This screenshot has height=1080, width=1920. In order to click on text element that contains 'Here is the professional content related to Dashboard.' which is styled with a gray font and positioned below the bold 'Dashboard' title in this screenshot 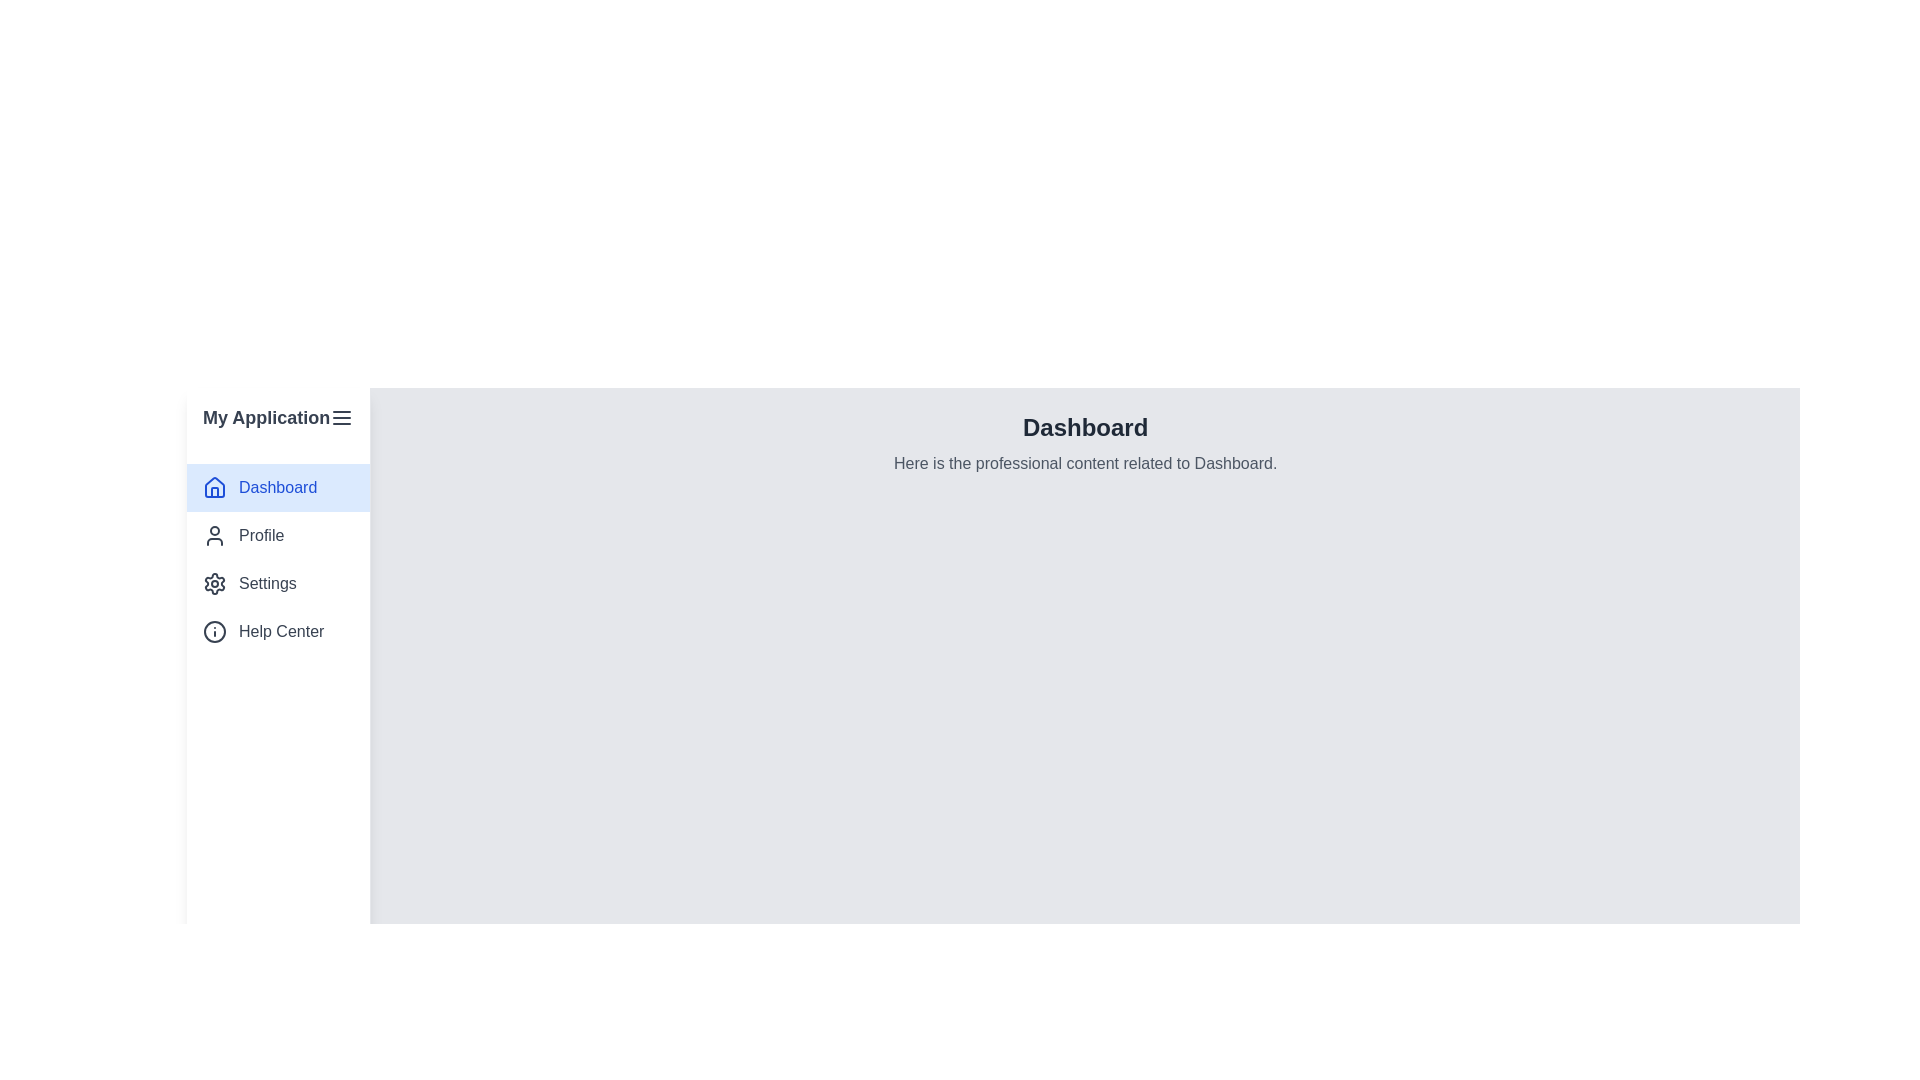, I will do `click(1084, 463)`.